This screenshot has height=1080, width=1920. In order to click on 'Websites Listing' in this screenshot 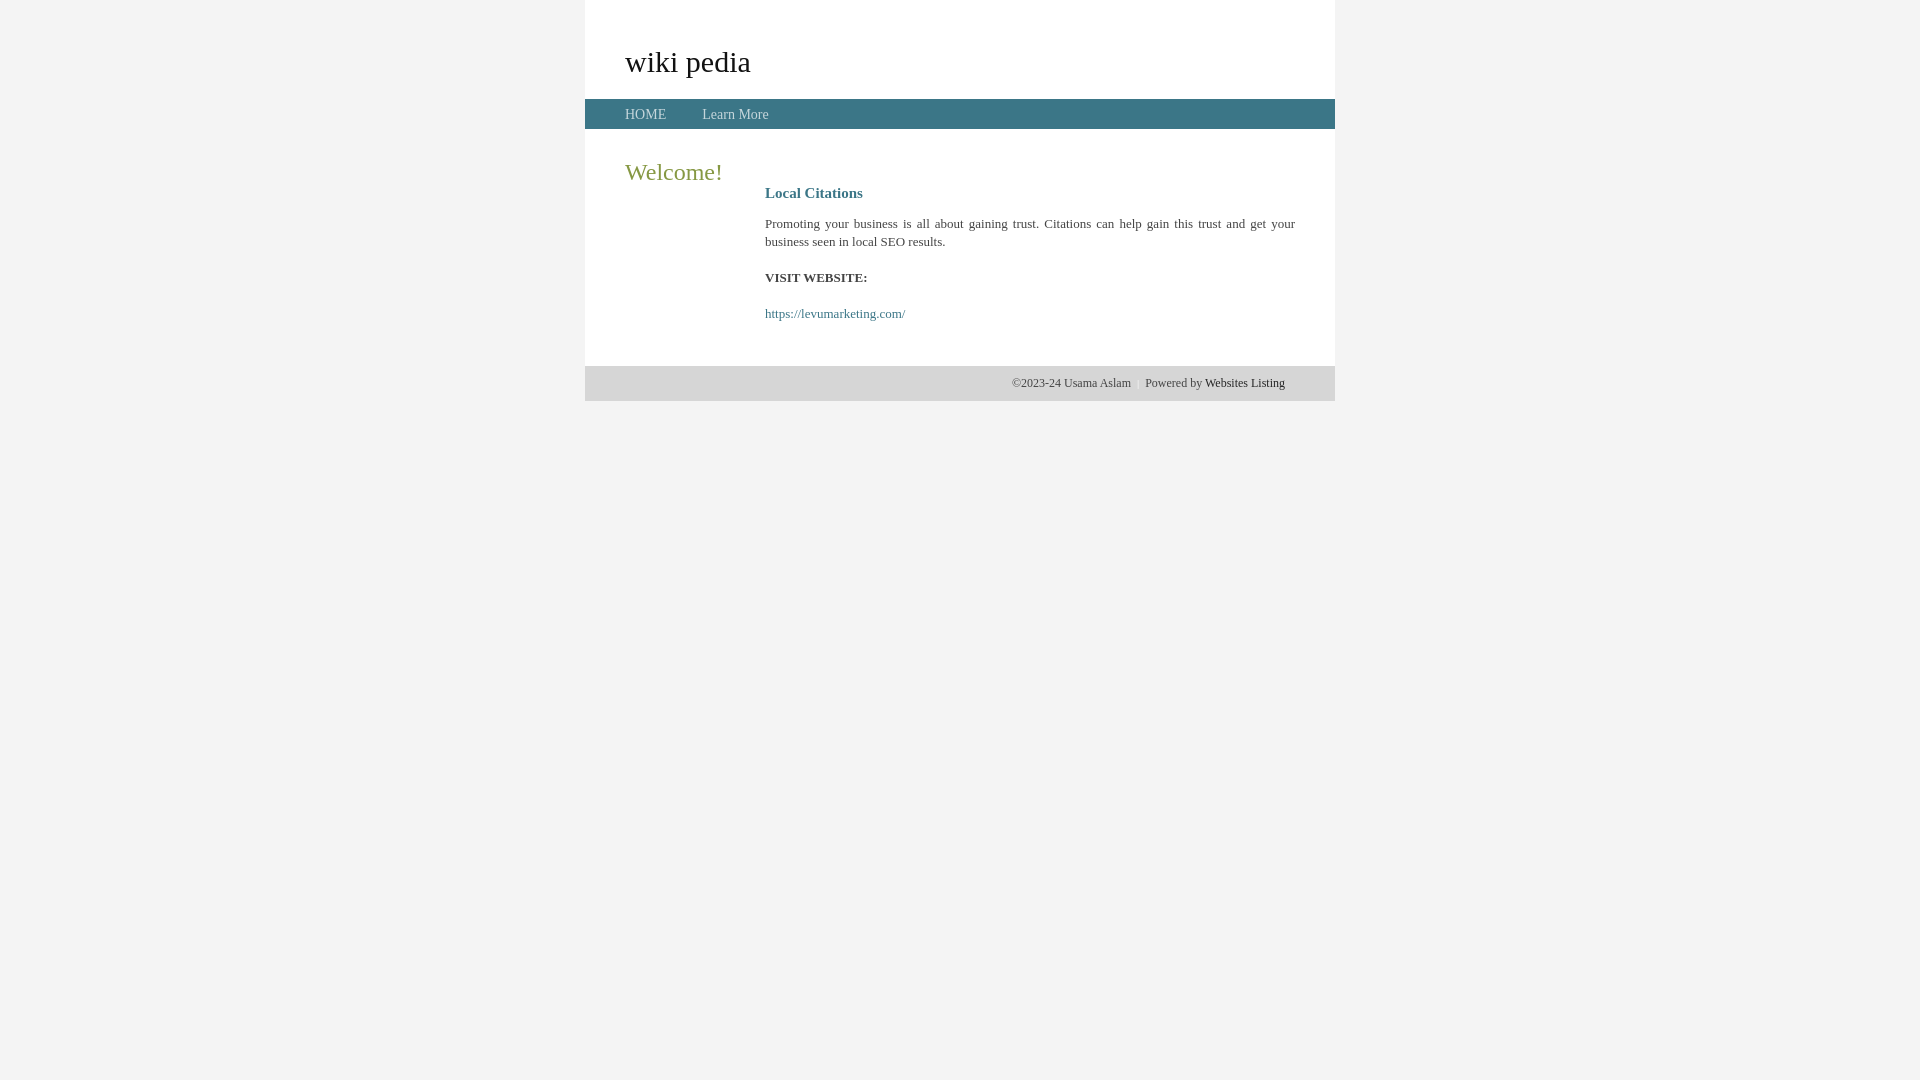, I will do `click(1243, 382)`.